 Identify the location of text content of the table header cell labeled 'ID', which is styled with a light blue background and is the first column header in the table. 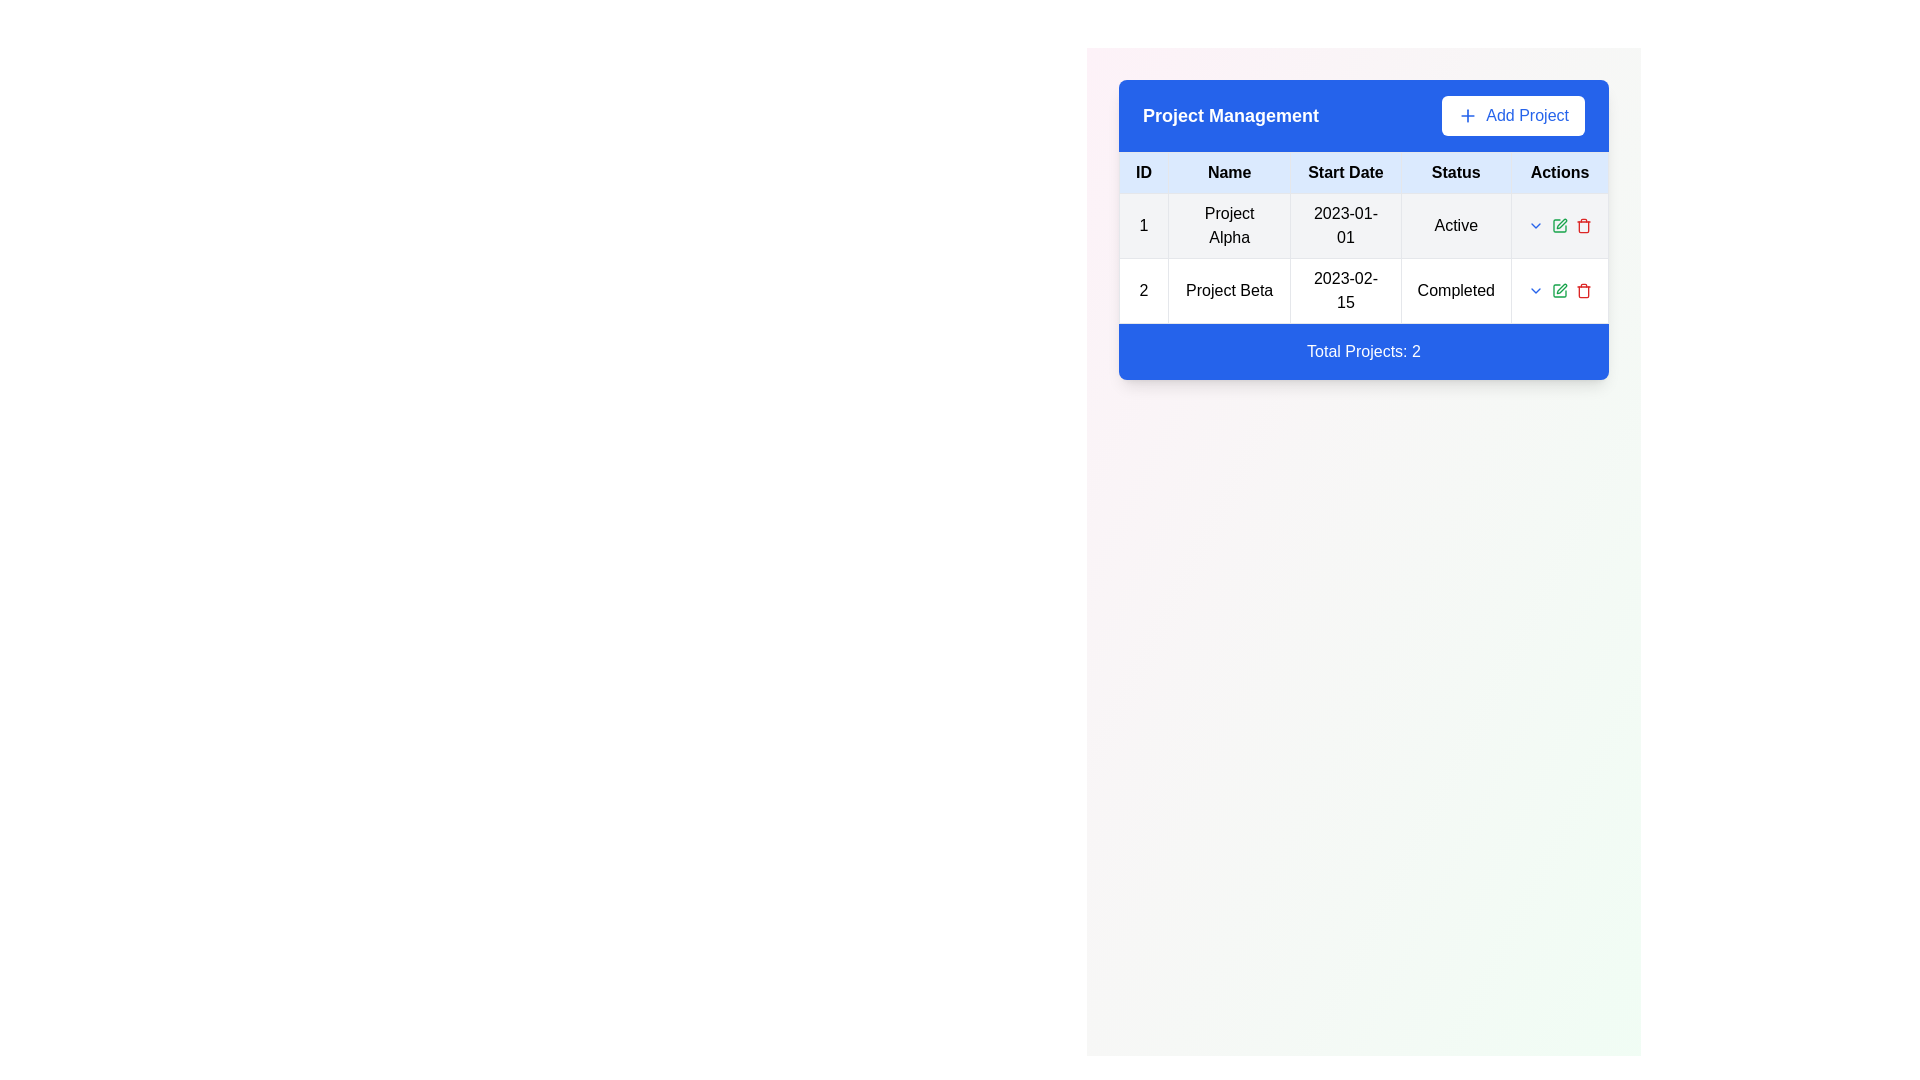
(1143, 172).